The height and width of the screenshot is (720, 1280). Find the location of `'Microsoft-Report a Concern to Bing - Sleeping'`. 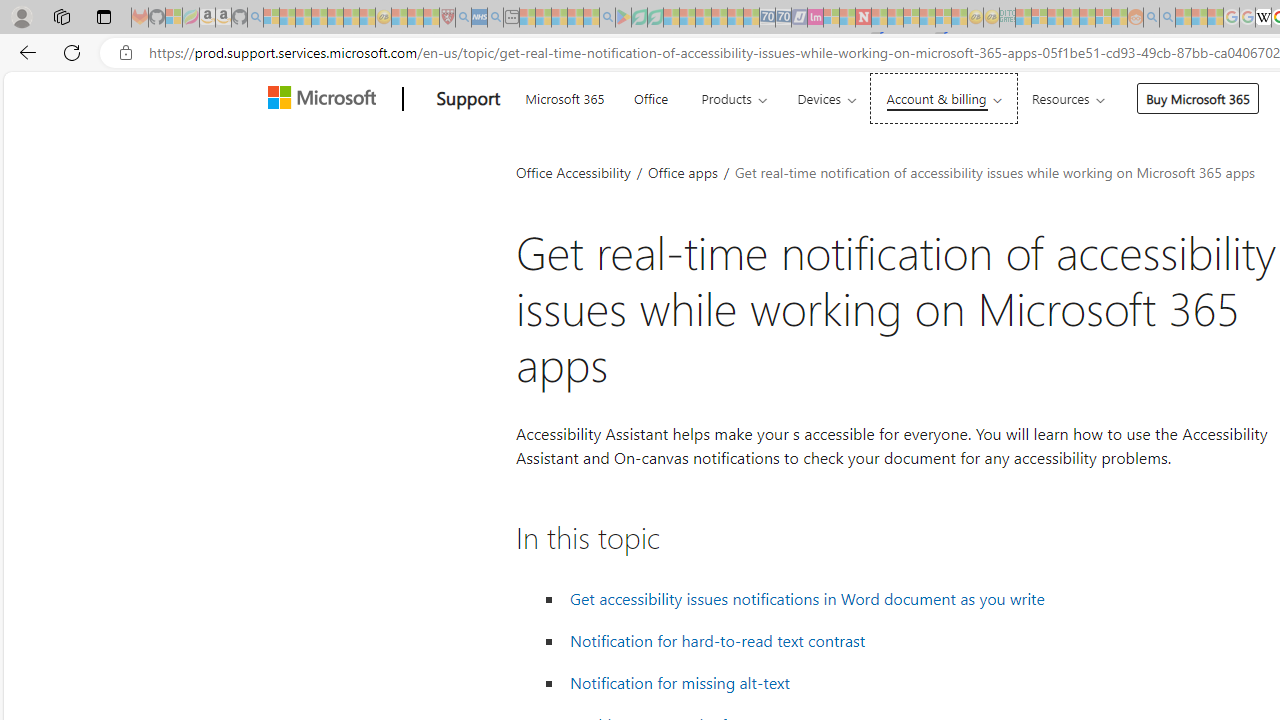

'Microsoft-Report a Concern to Bing - Sleeping' is located at coordinates (174, 17).